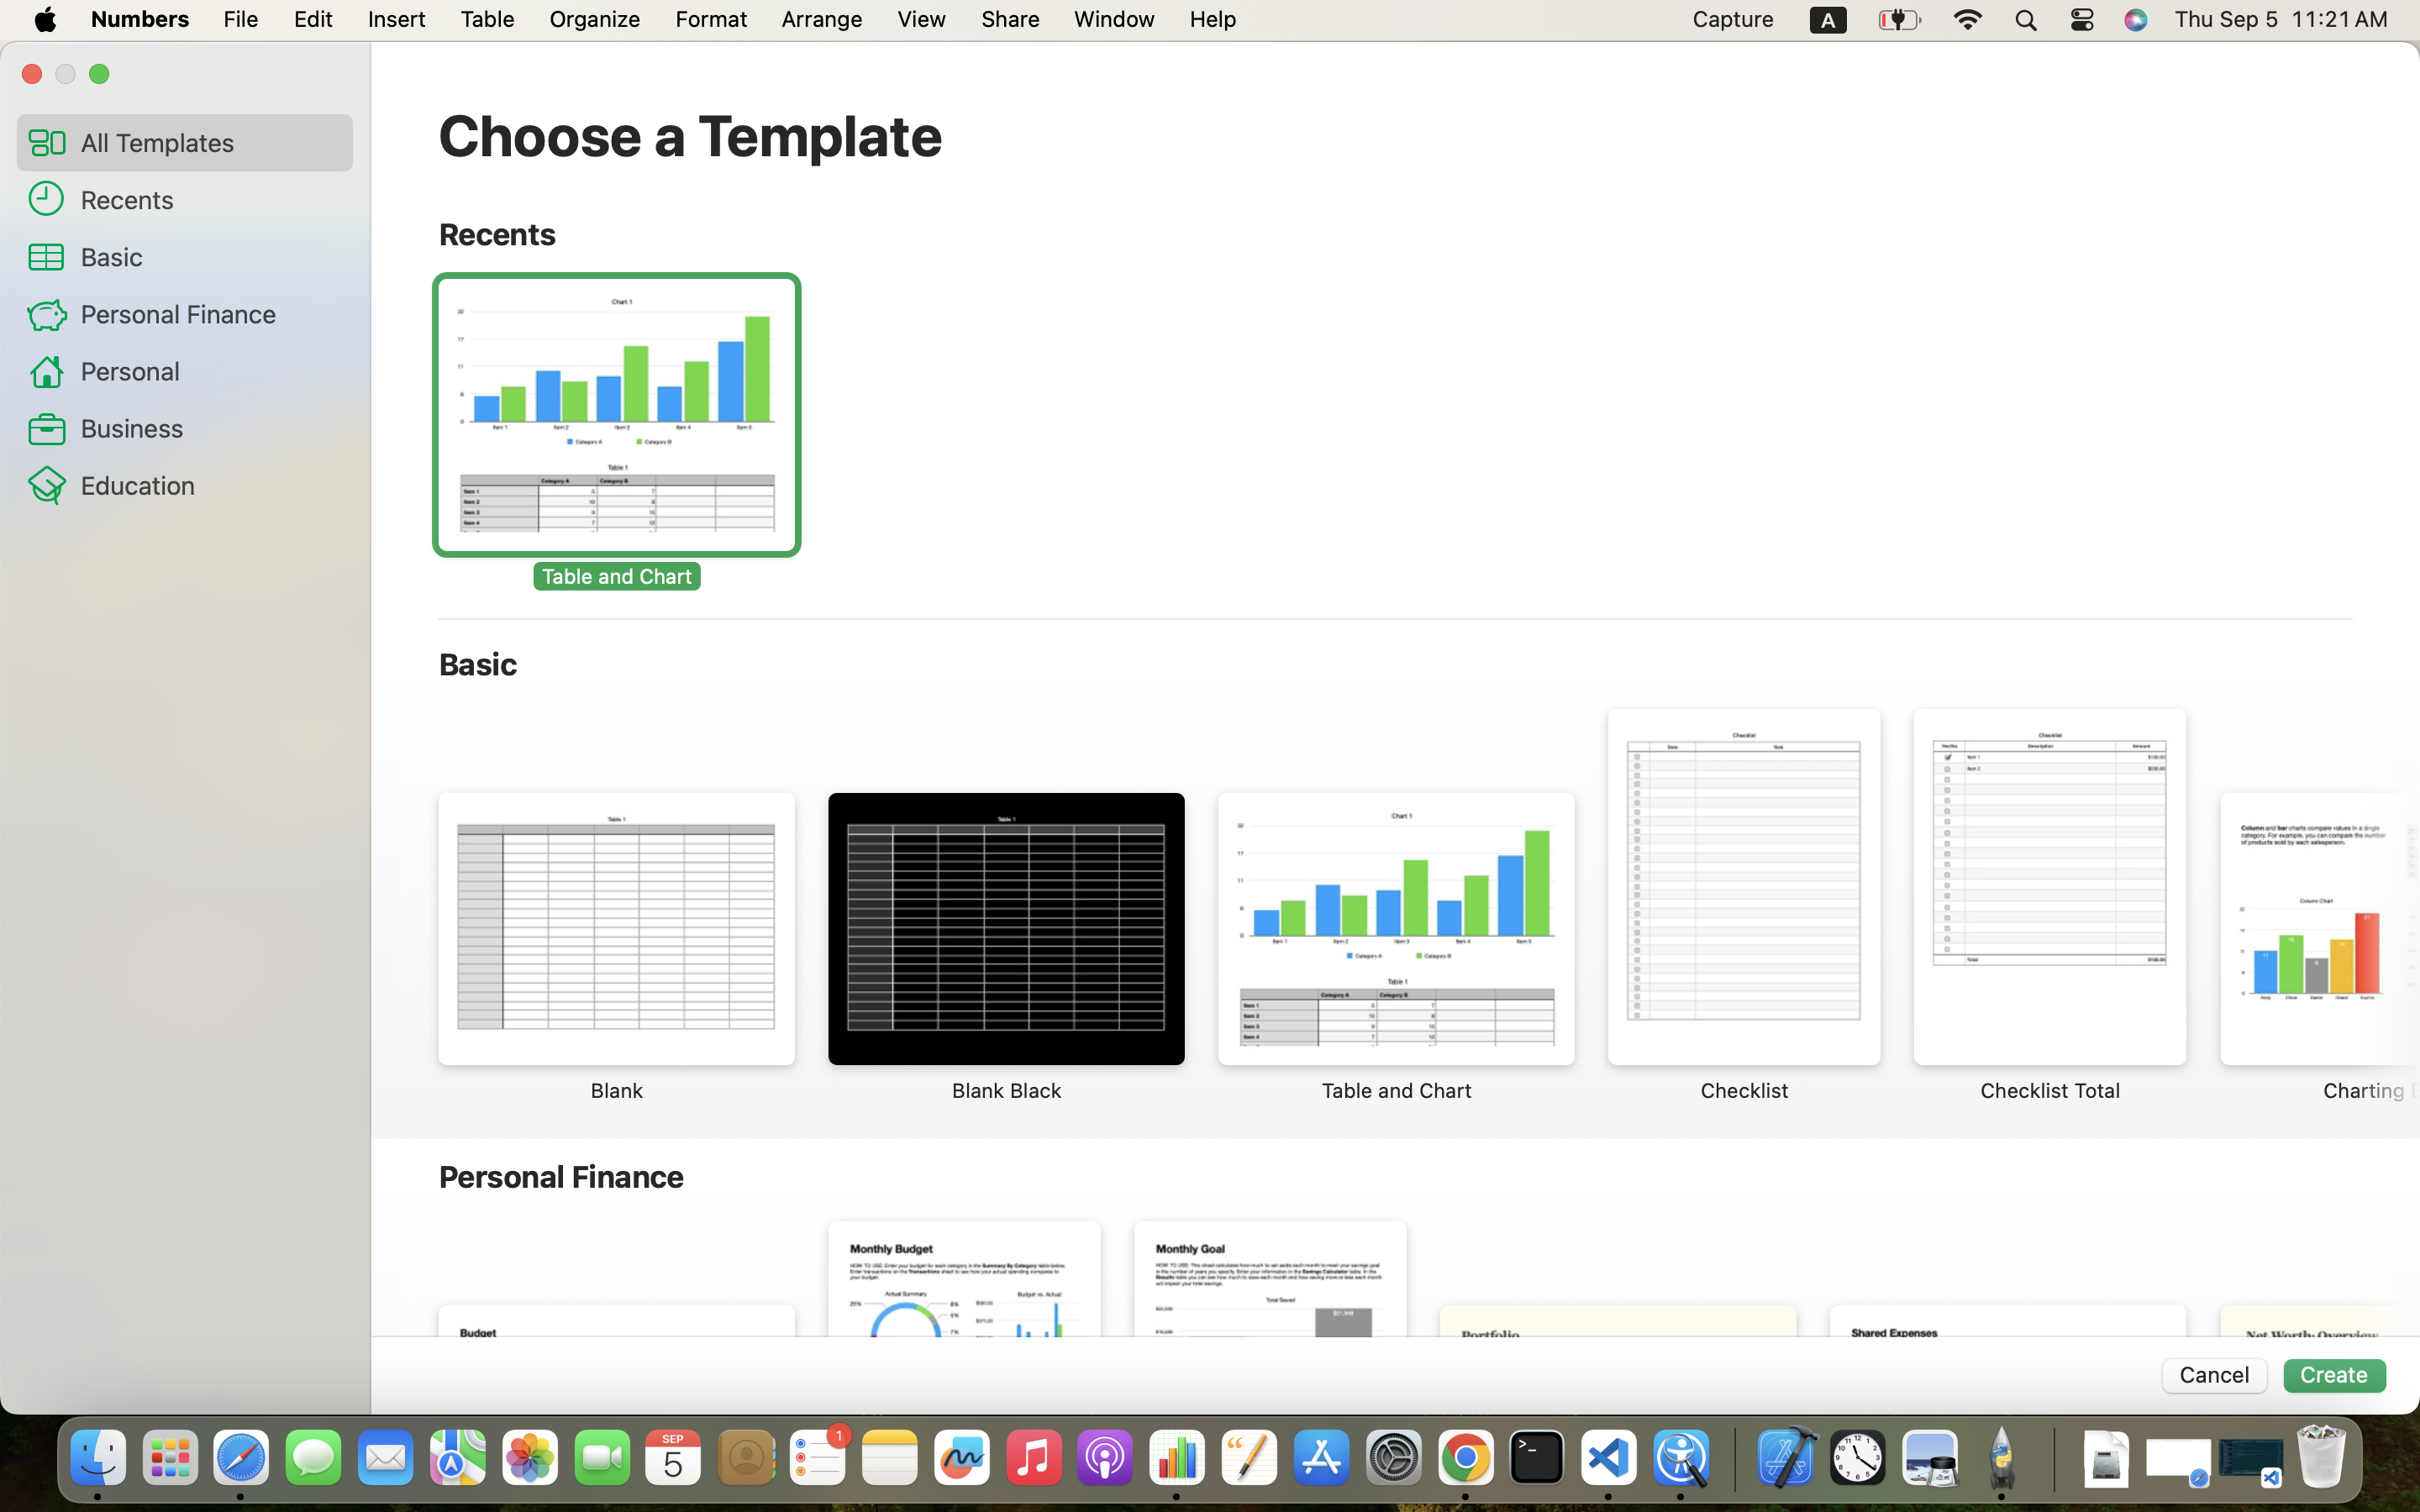 The width and height of the screenshot is (2420, 1512). Describe the element at coordinates (208, 483) in the screenshot. I see `'Education'` at that location.